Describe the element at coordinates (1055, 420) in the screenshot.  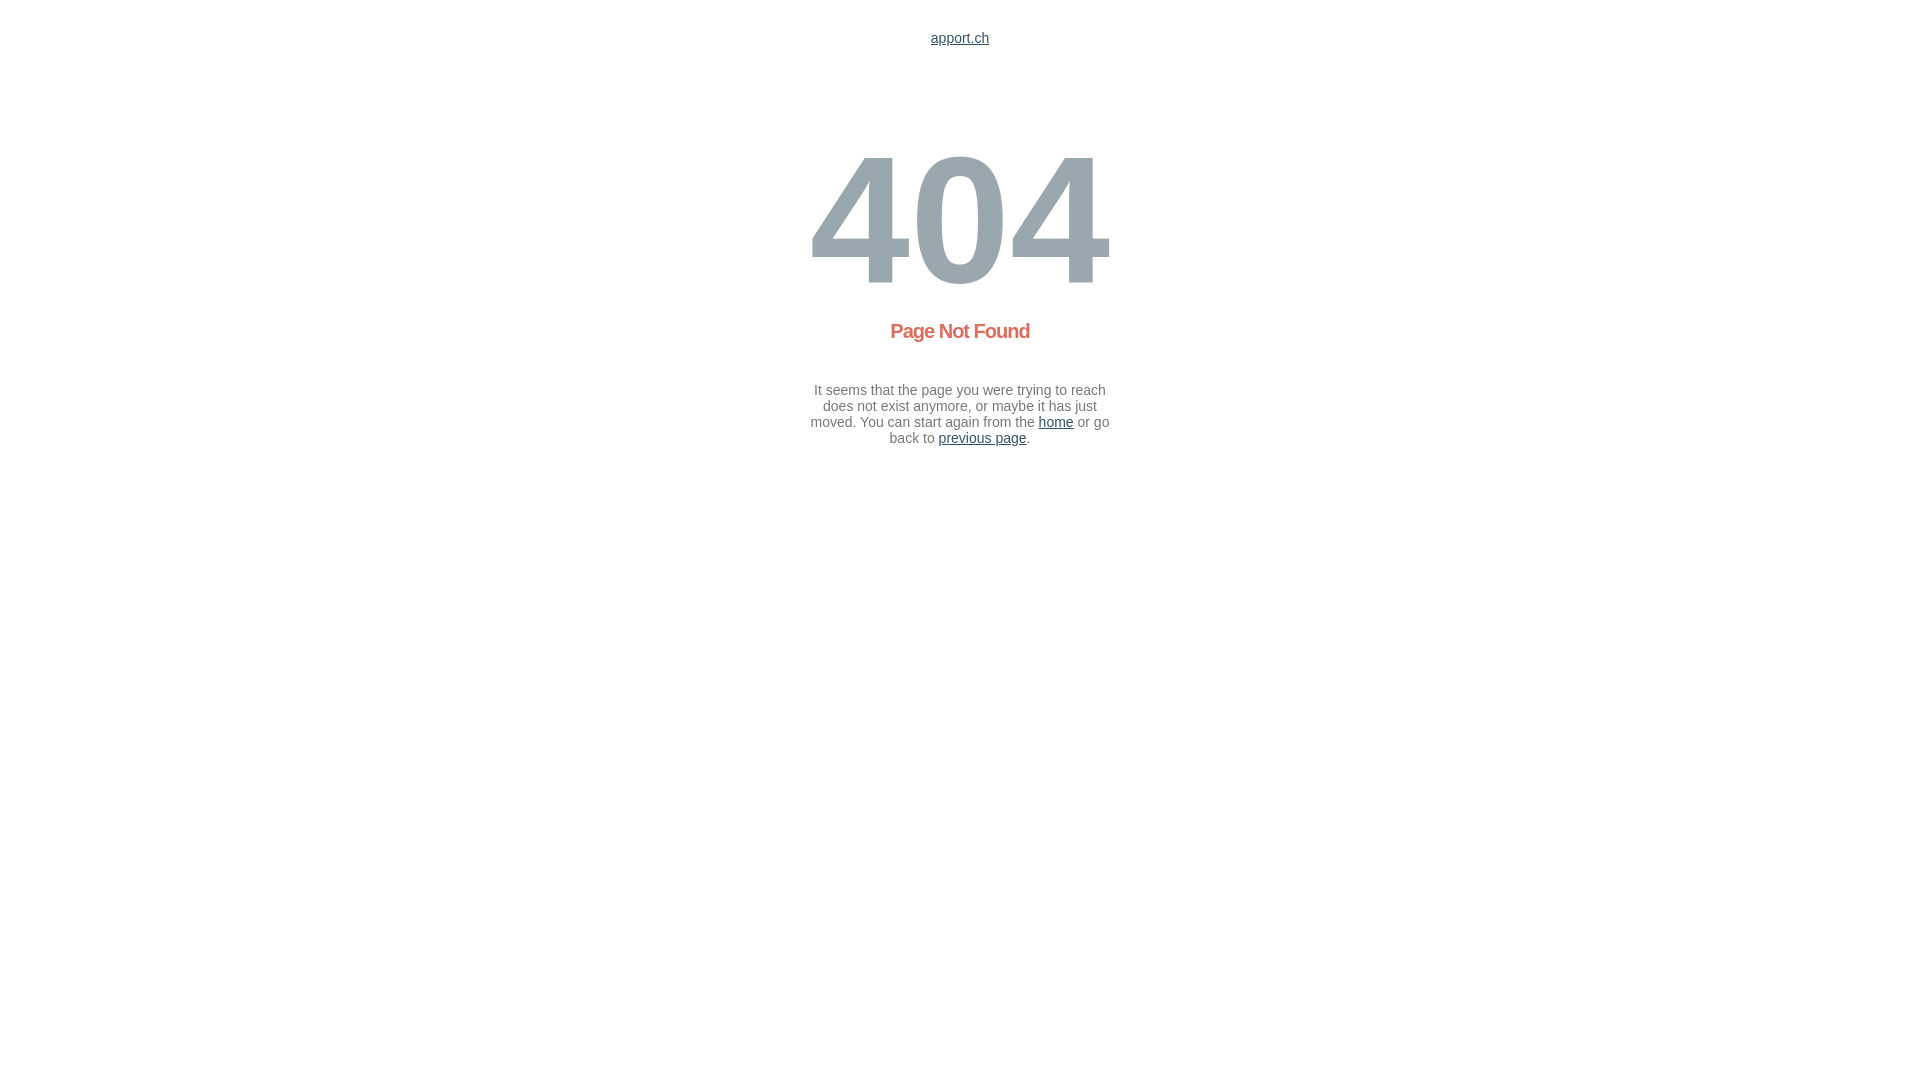
I see `'home'` at that location.